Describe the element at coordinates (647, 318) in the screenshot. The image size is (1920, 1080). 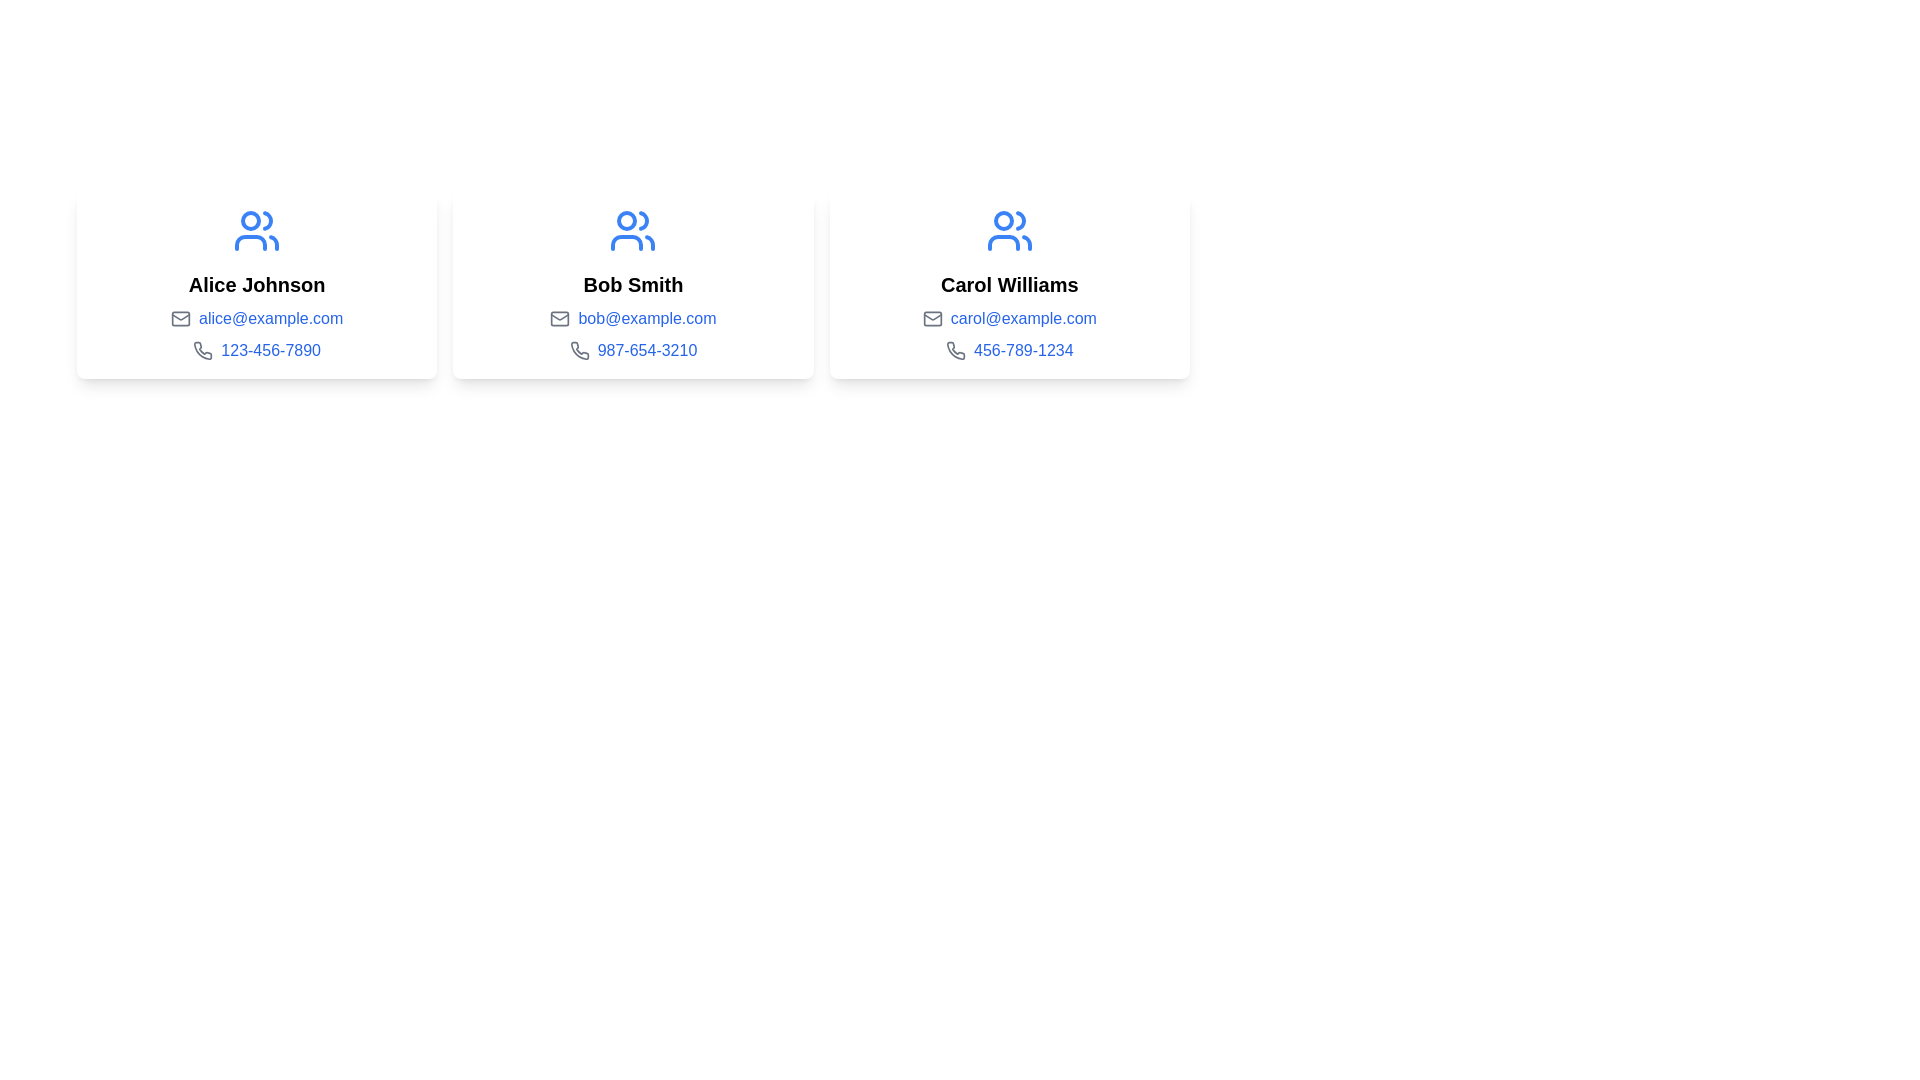
I see `the hyperlink displaying the email address 'bob@example.com'` at that location.